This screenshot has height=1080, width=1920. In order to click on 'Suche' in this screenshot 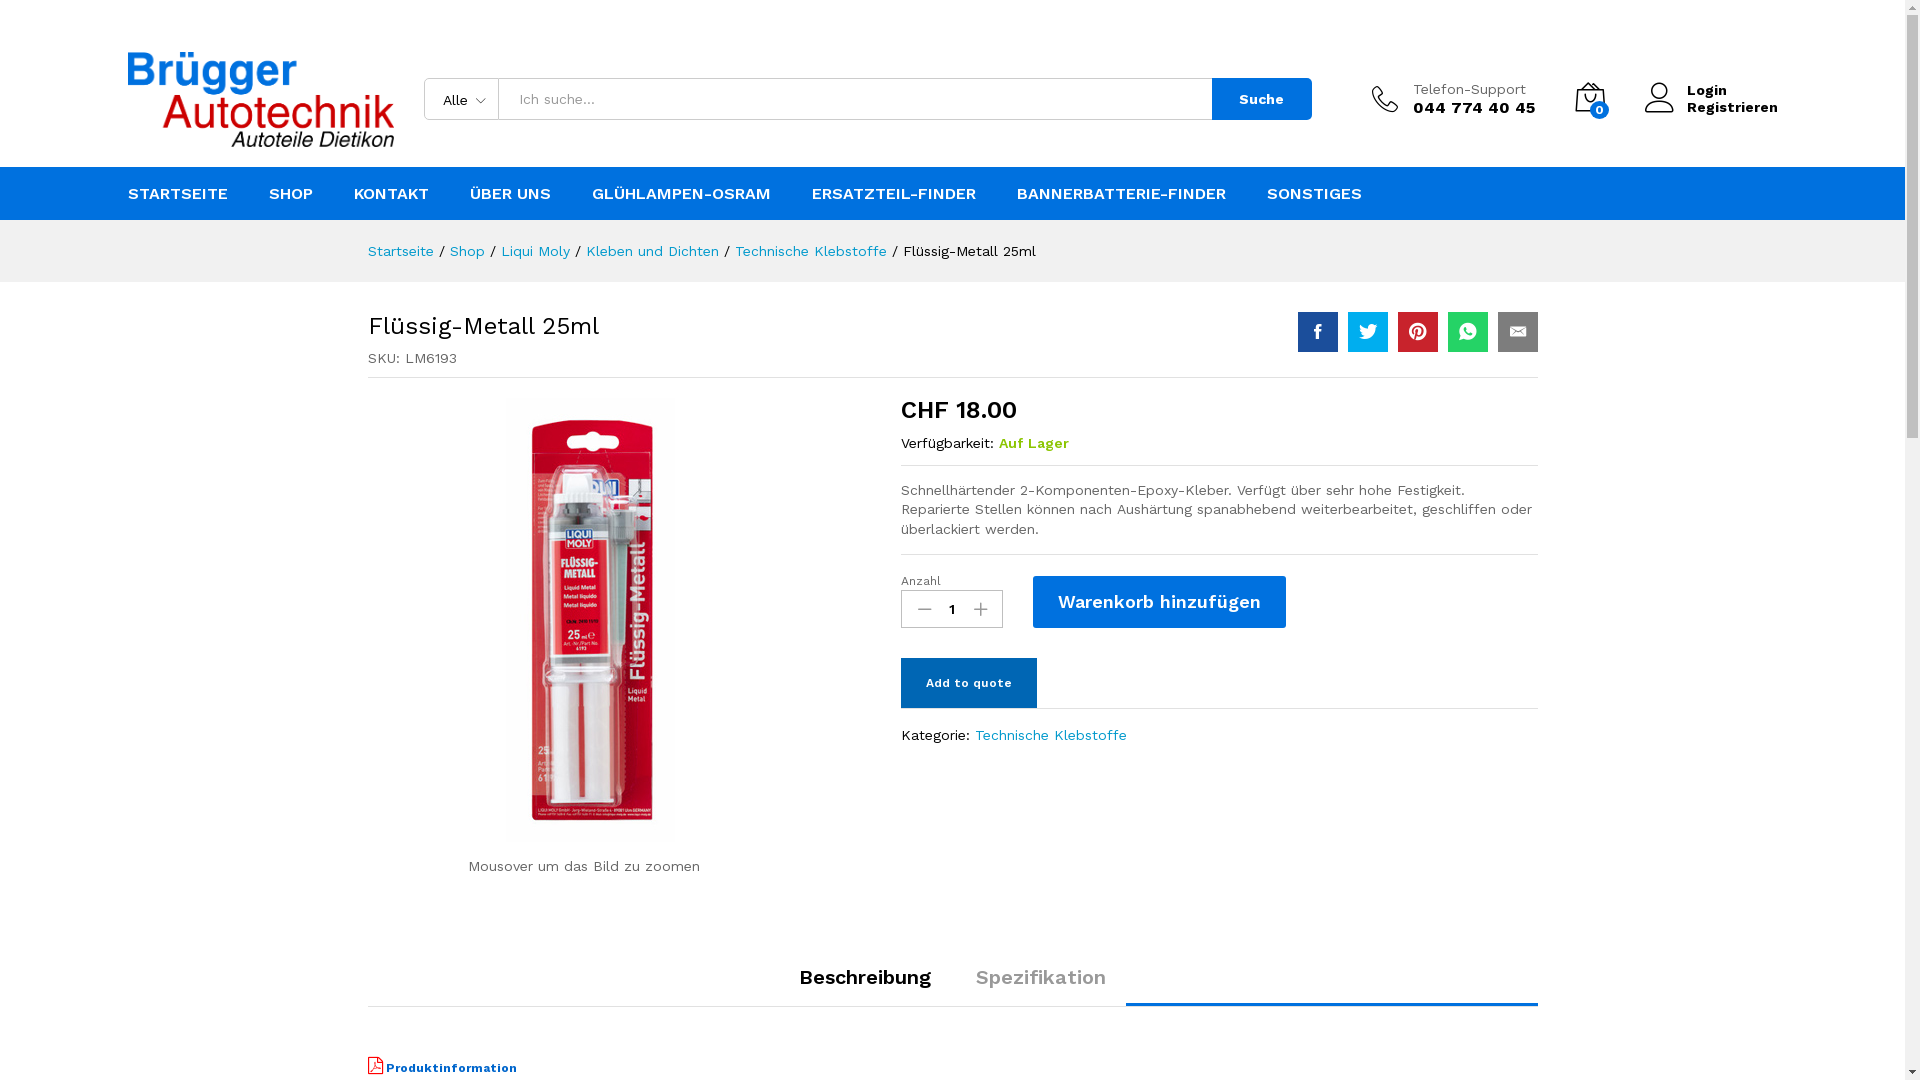, I will do `click(1261, 99)`.